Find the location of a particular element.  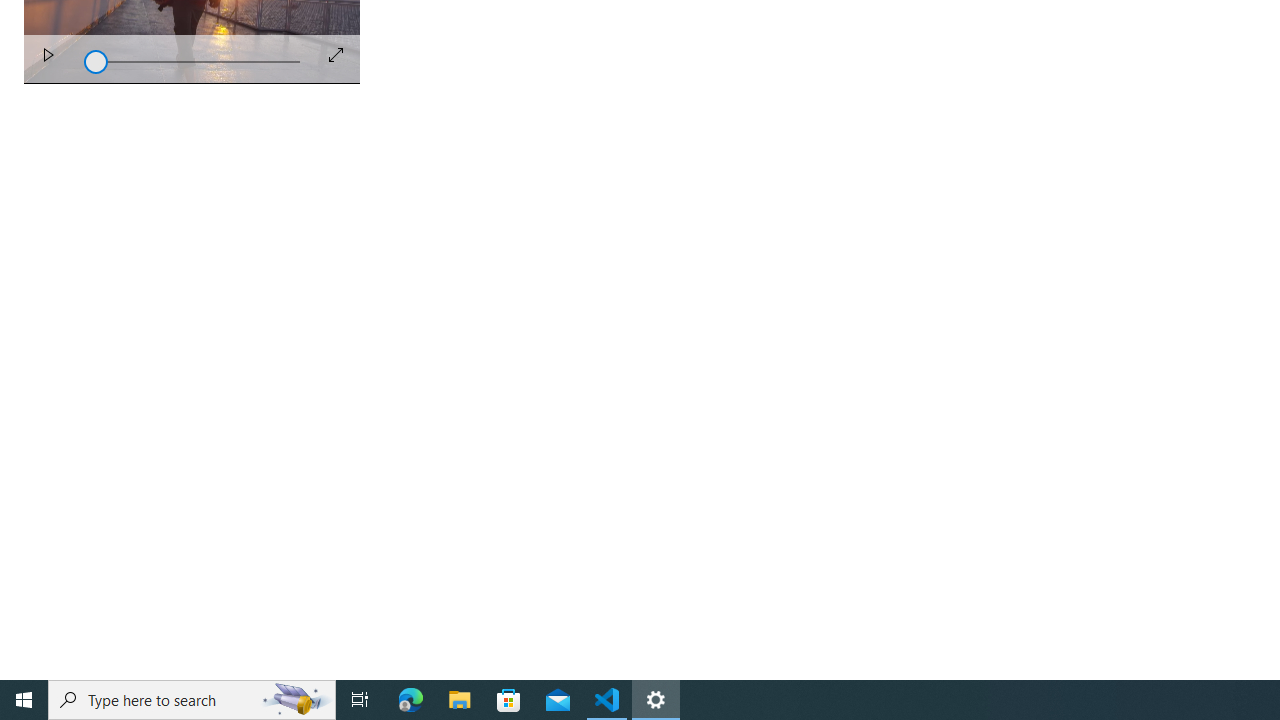

'Full Screen' is located at coordinates (336, 54).